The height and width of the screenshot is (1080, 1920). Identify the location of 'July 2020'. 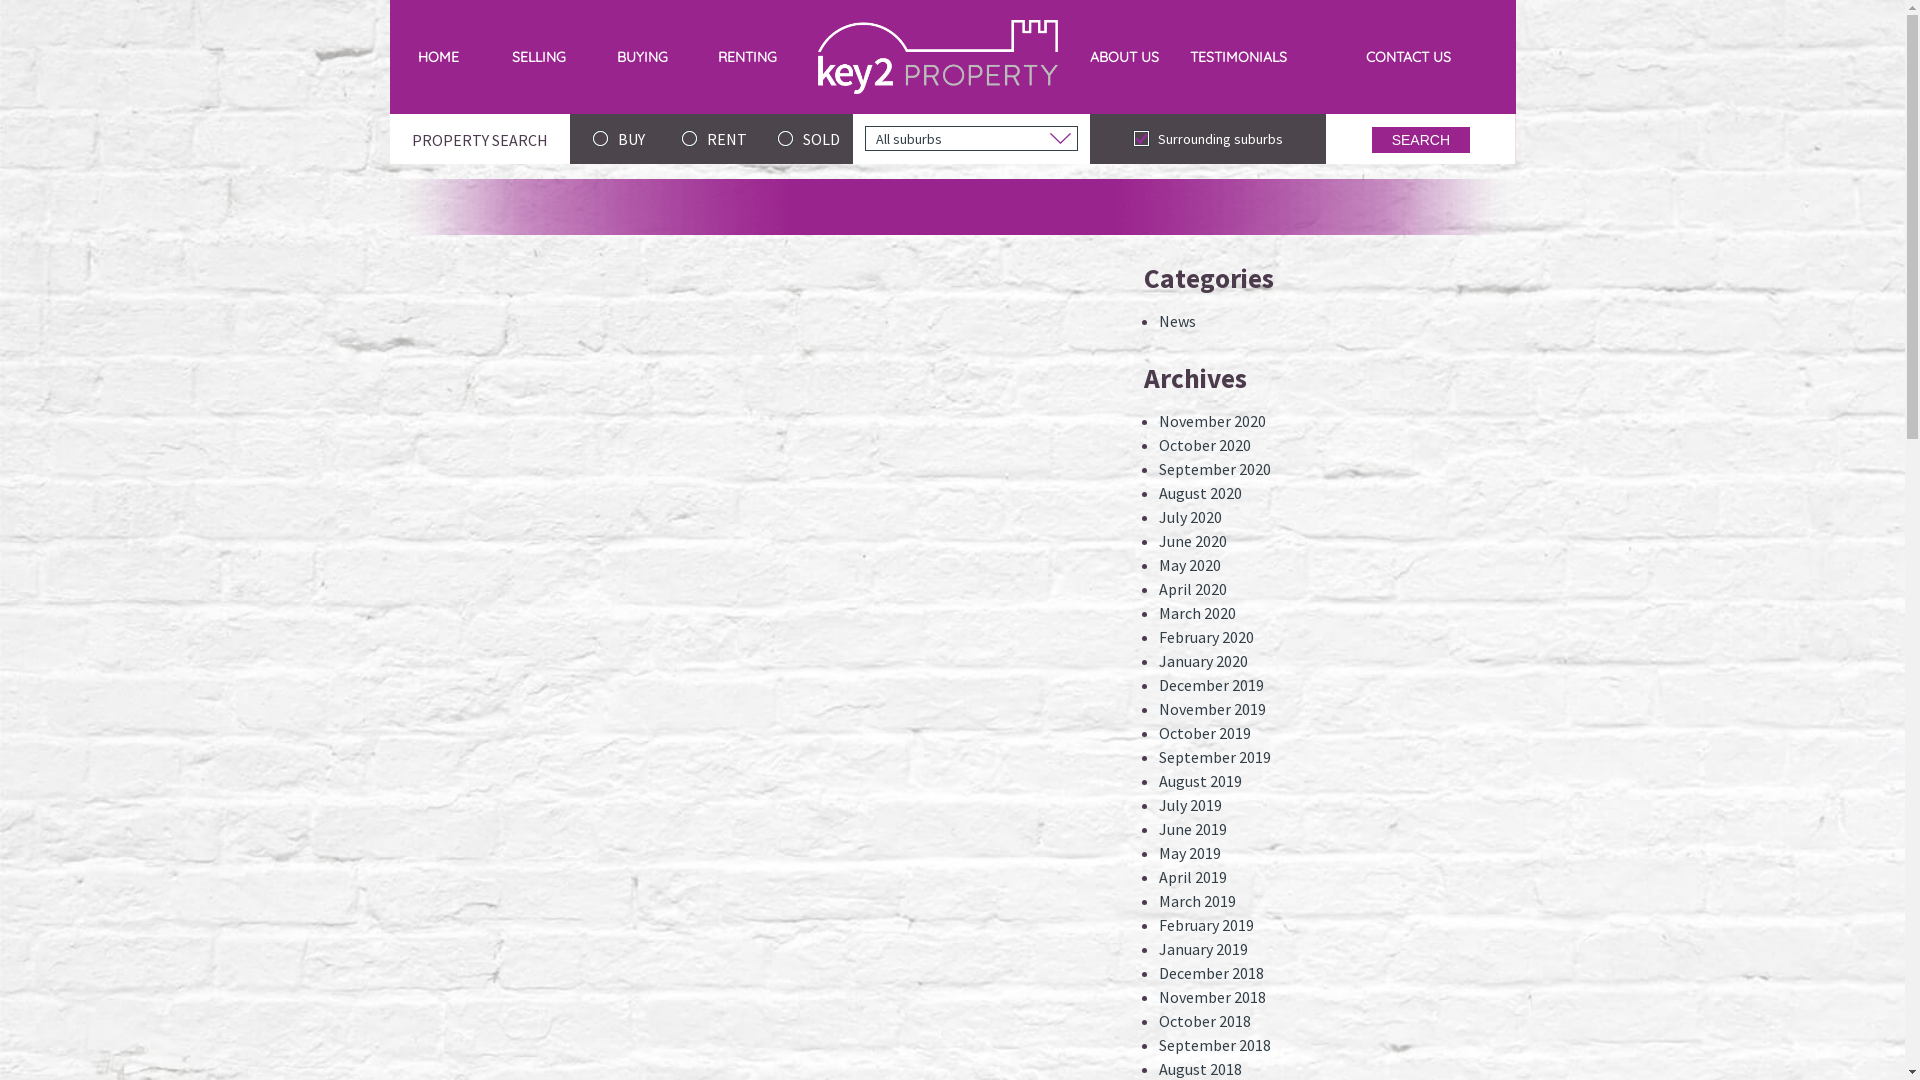
(1190, 515).